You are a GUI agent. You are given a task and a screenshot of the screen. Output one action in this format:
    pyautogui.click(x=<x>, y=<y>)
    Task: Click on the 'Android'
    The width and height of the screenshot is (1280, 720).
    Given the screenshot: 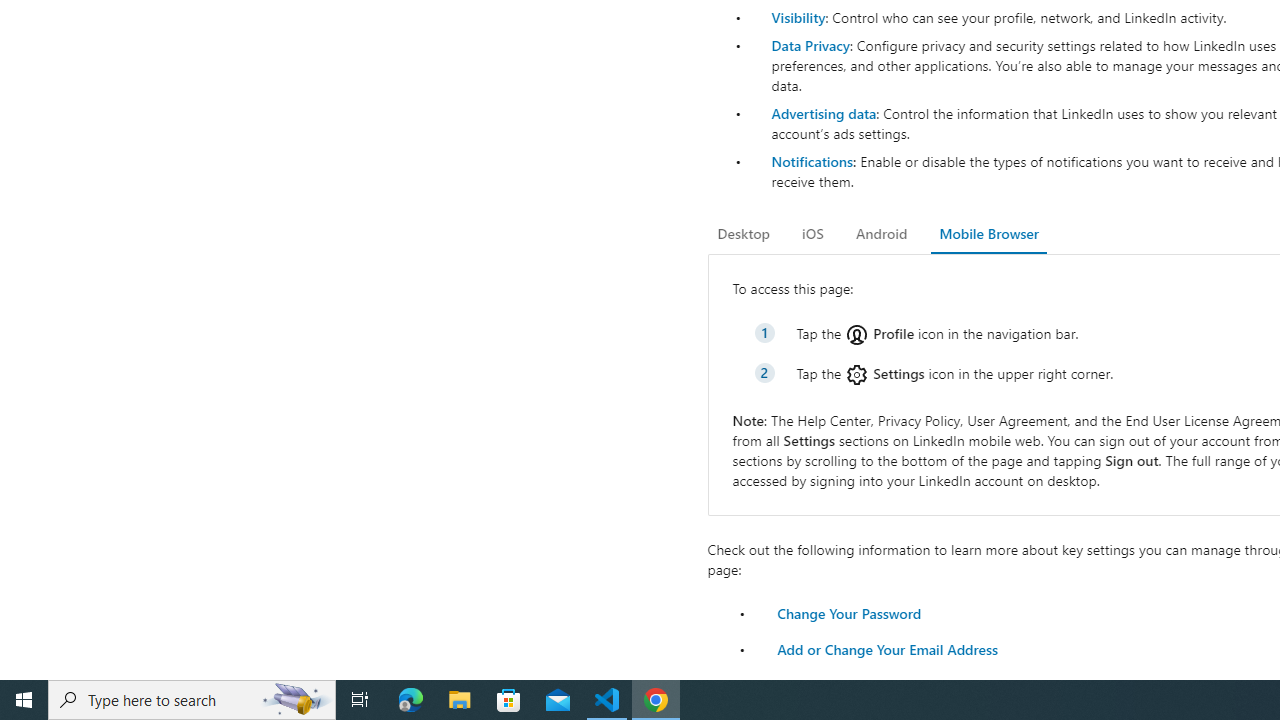 What is the action you would take?
    pyautogui.click(x=880, y=233)
    